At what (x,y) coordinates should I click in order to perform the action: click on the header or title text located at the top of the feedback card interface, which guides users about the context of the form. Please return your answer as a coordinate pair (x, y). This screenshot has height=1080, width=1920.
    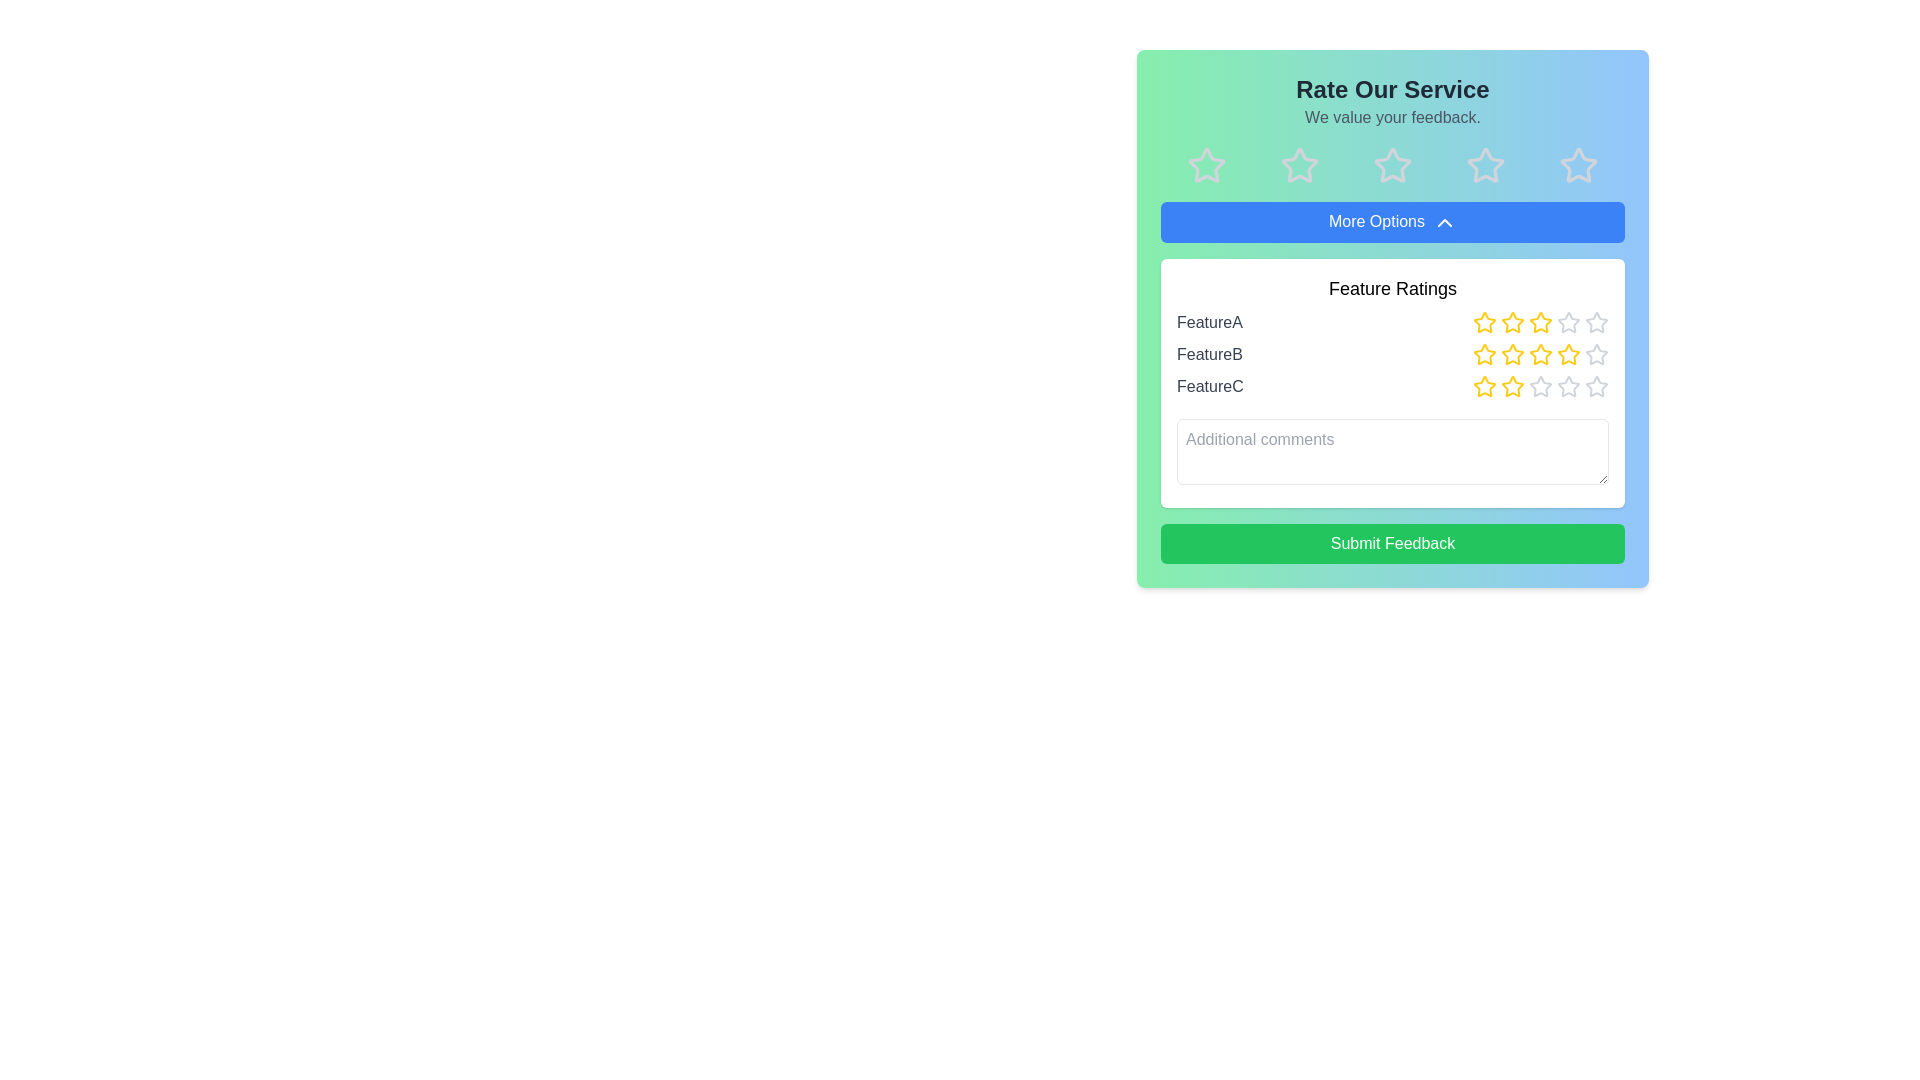
    Looking at the image, I should click on (1391, 88).